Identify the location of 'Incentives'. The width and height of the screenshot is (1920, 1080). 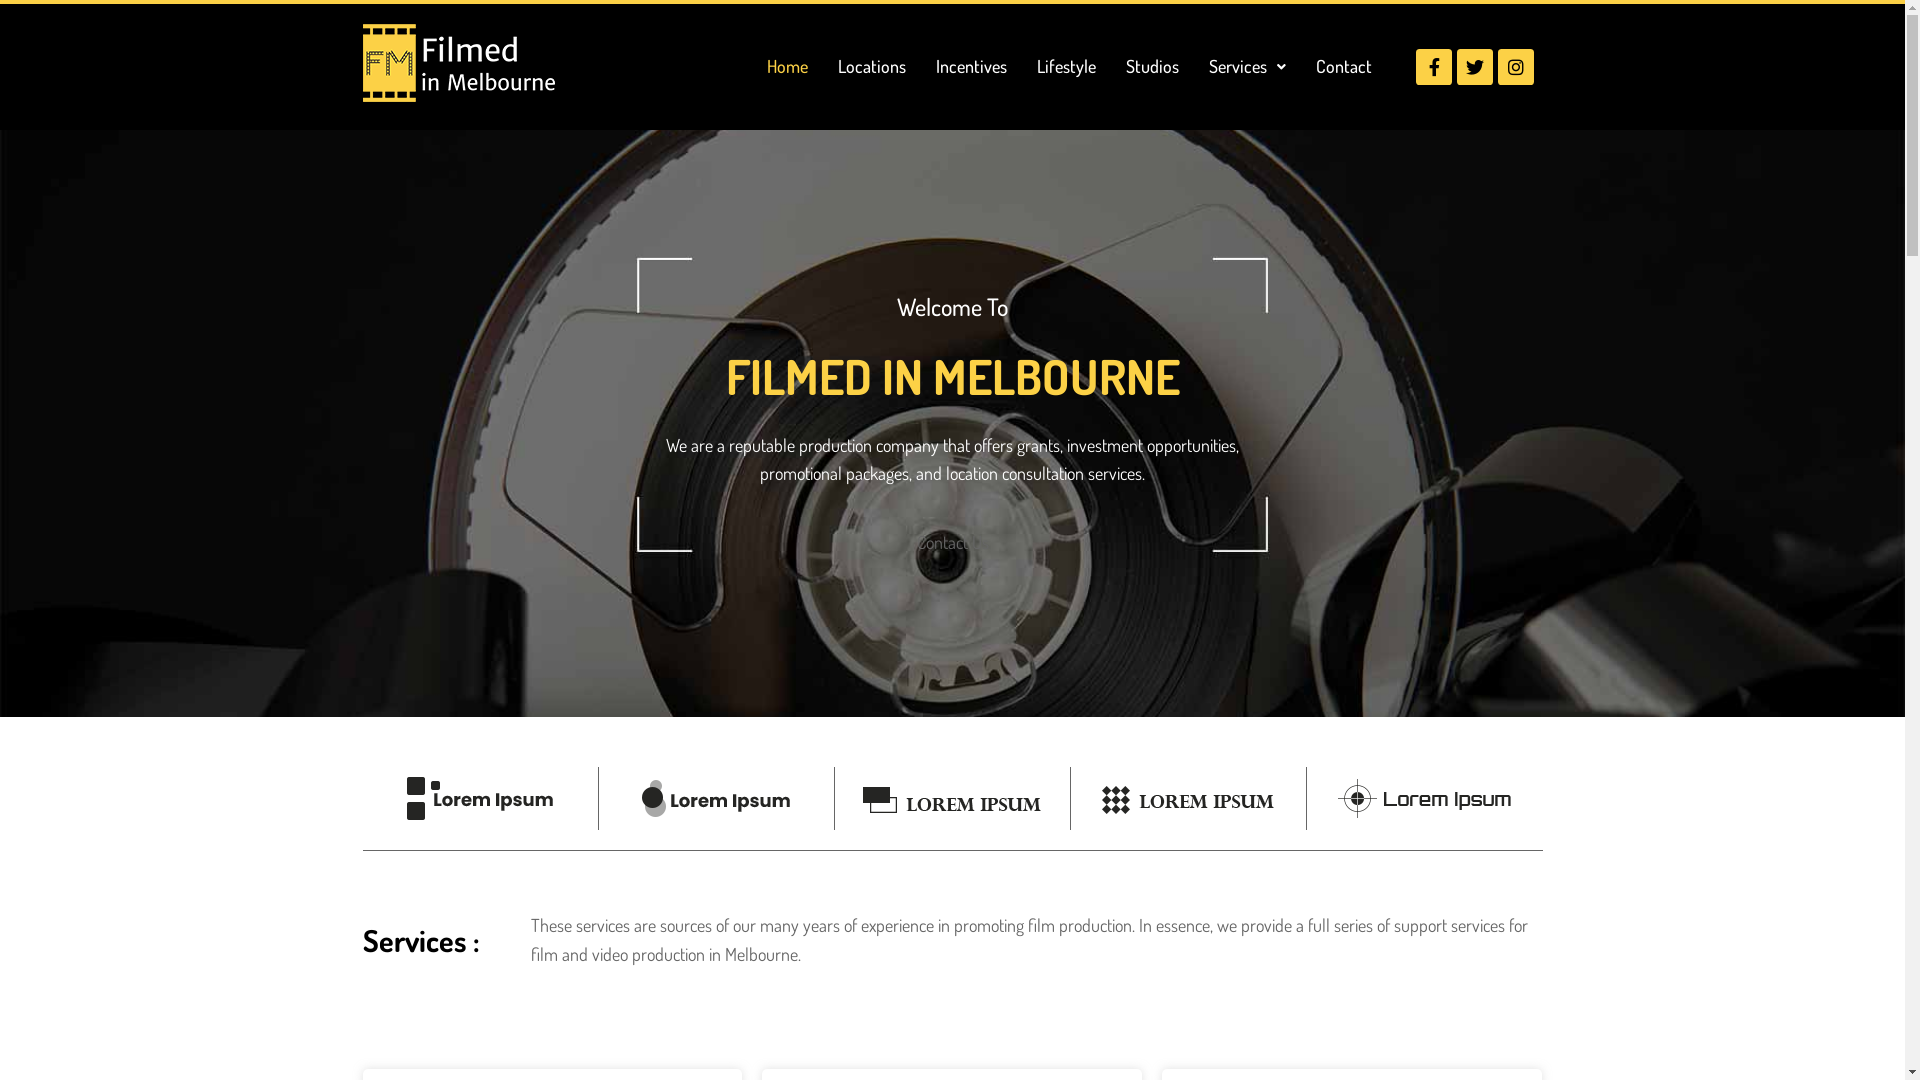
(970, 65).